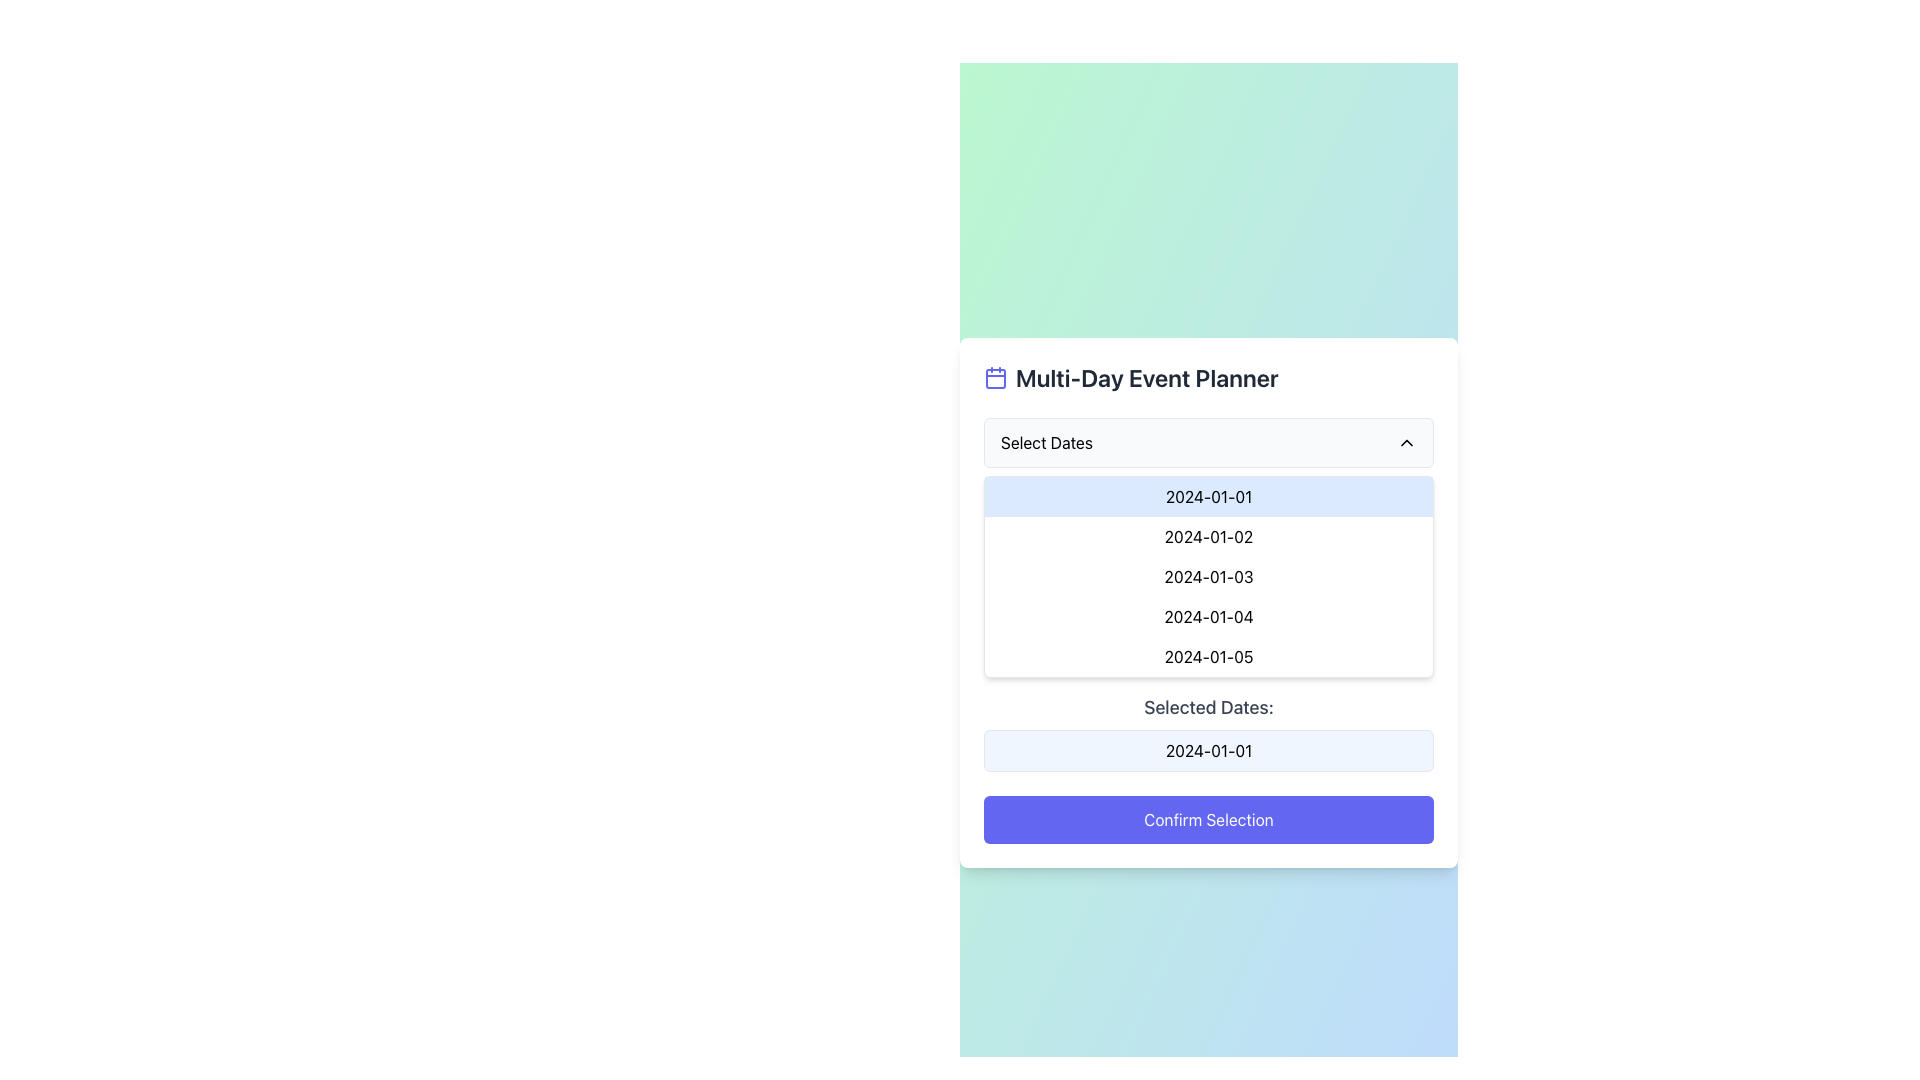 The width and height of the screenshot is (1920, 1080). What do you see at coordinates (1208, 535) in the screenshot?
I see `the dropdown menu option displaying the date '2024-01-02'` at bounding box center [1208, 535].